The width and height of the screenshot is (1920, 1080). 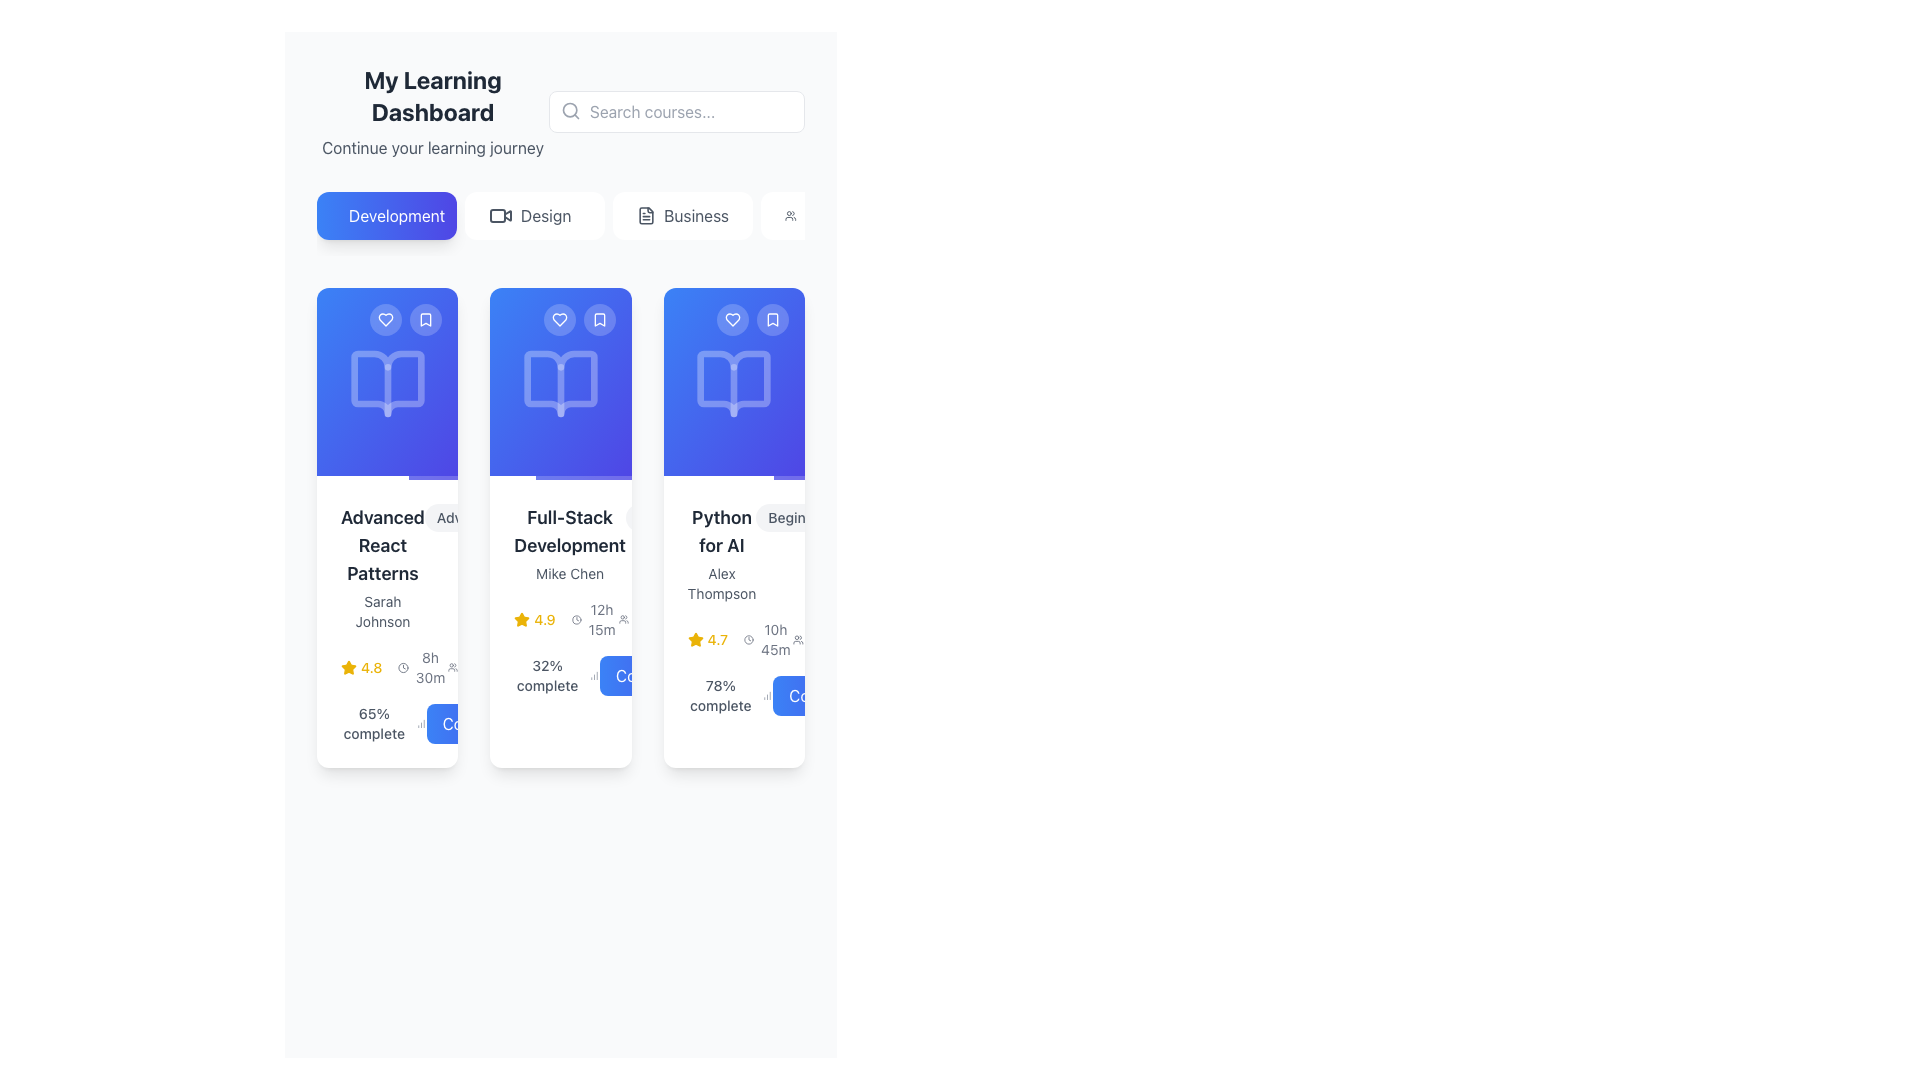 What do you see at coordinates (569, 574) in the screenshot?
I see `the text label displaying 'Mike Chen' which is positioned below the title 'Full-Stack Development' in the second card of the 'Development' section` at bounding box center [569, 574].